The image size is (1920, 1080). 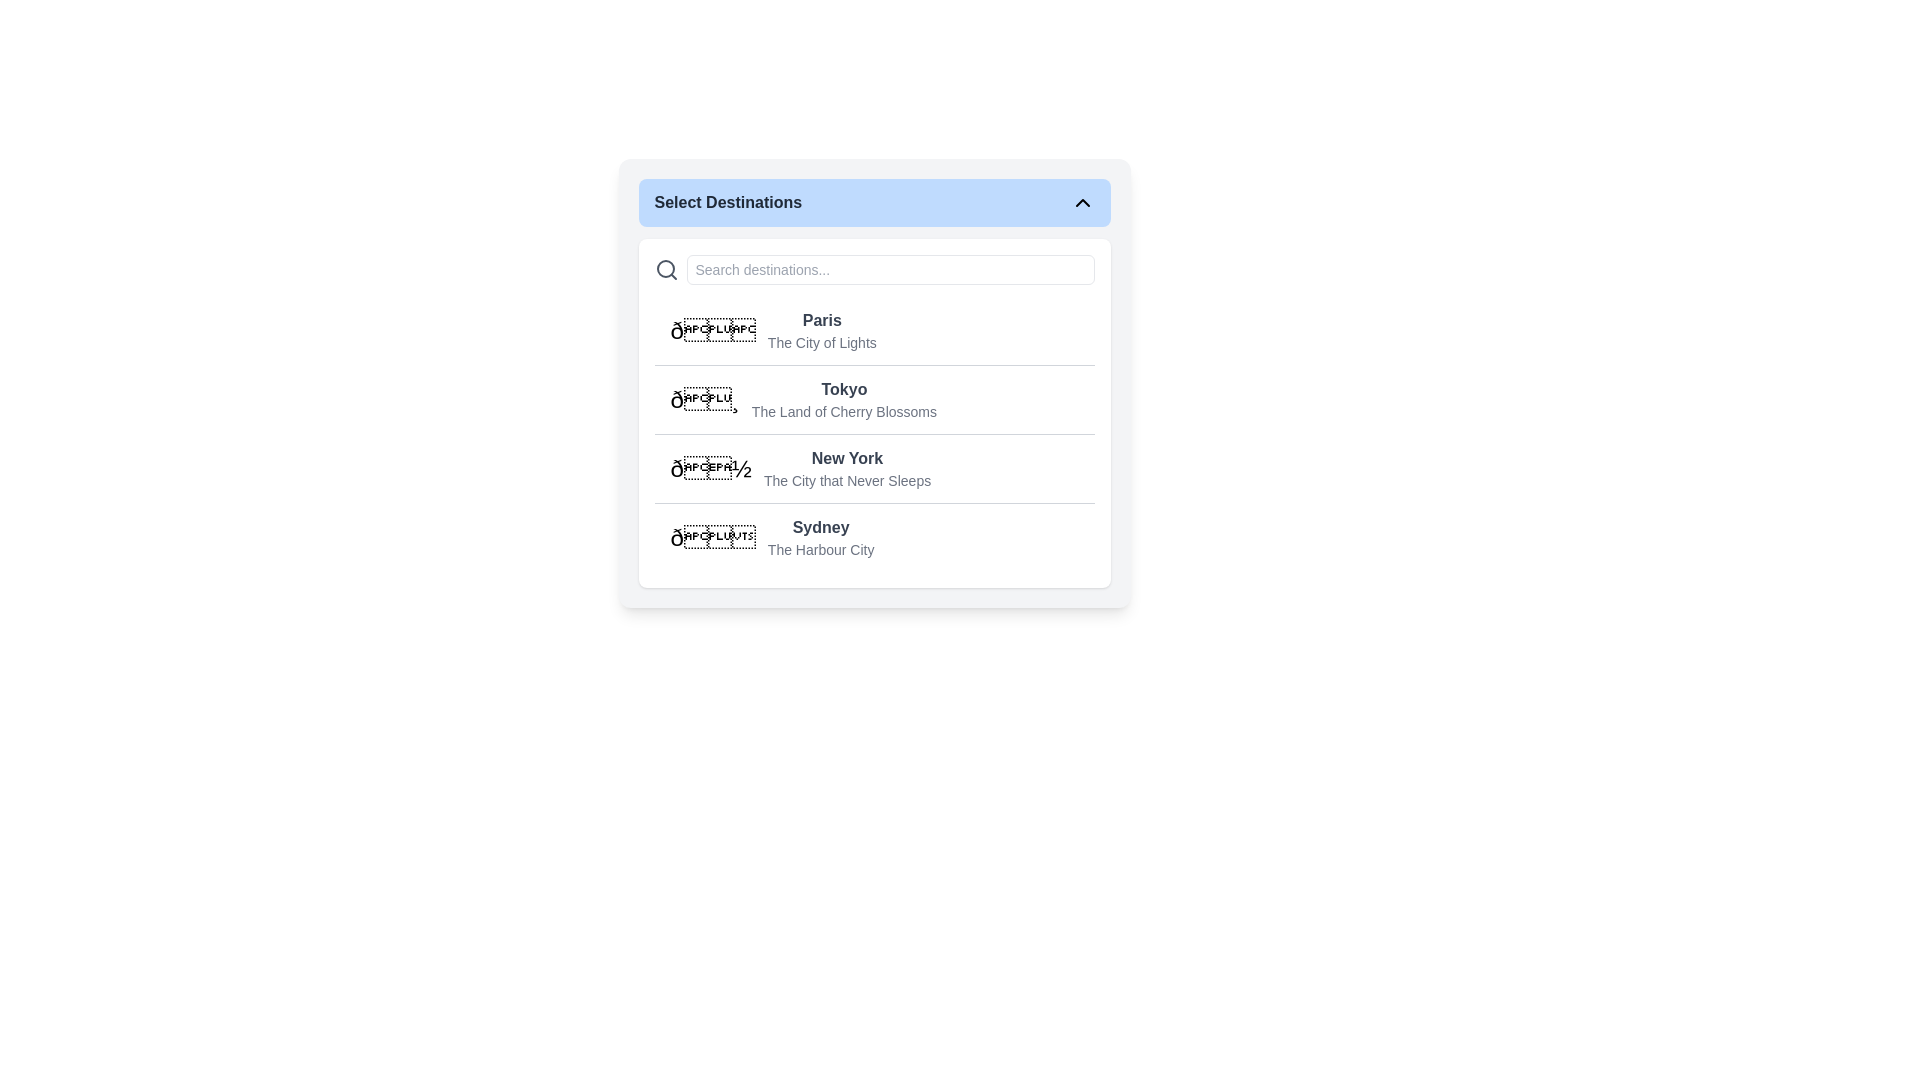 I want to click on the text label displaying 'The City of Lights', which is styled in a small, gray font and located immediately below the 'Paris' label, so click(x=822, y=342).